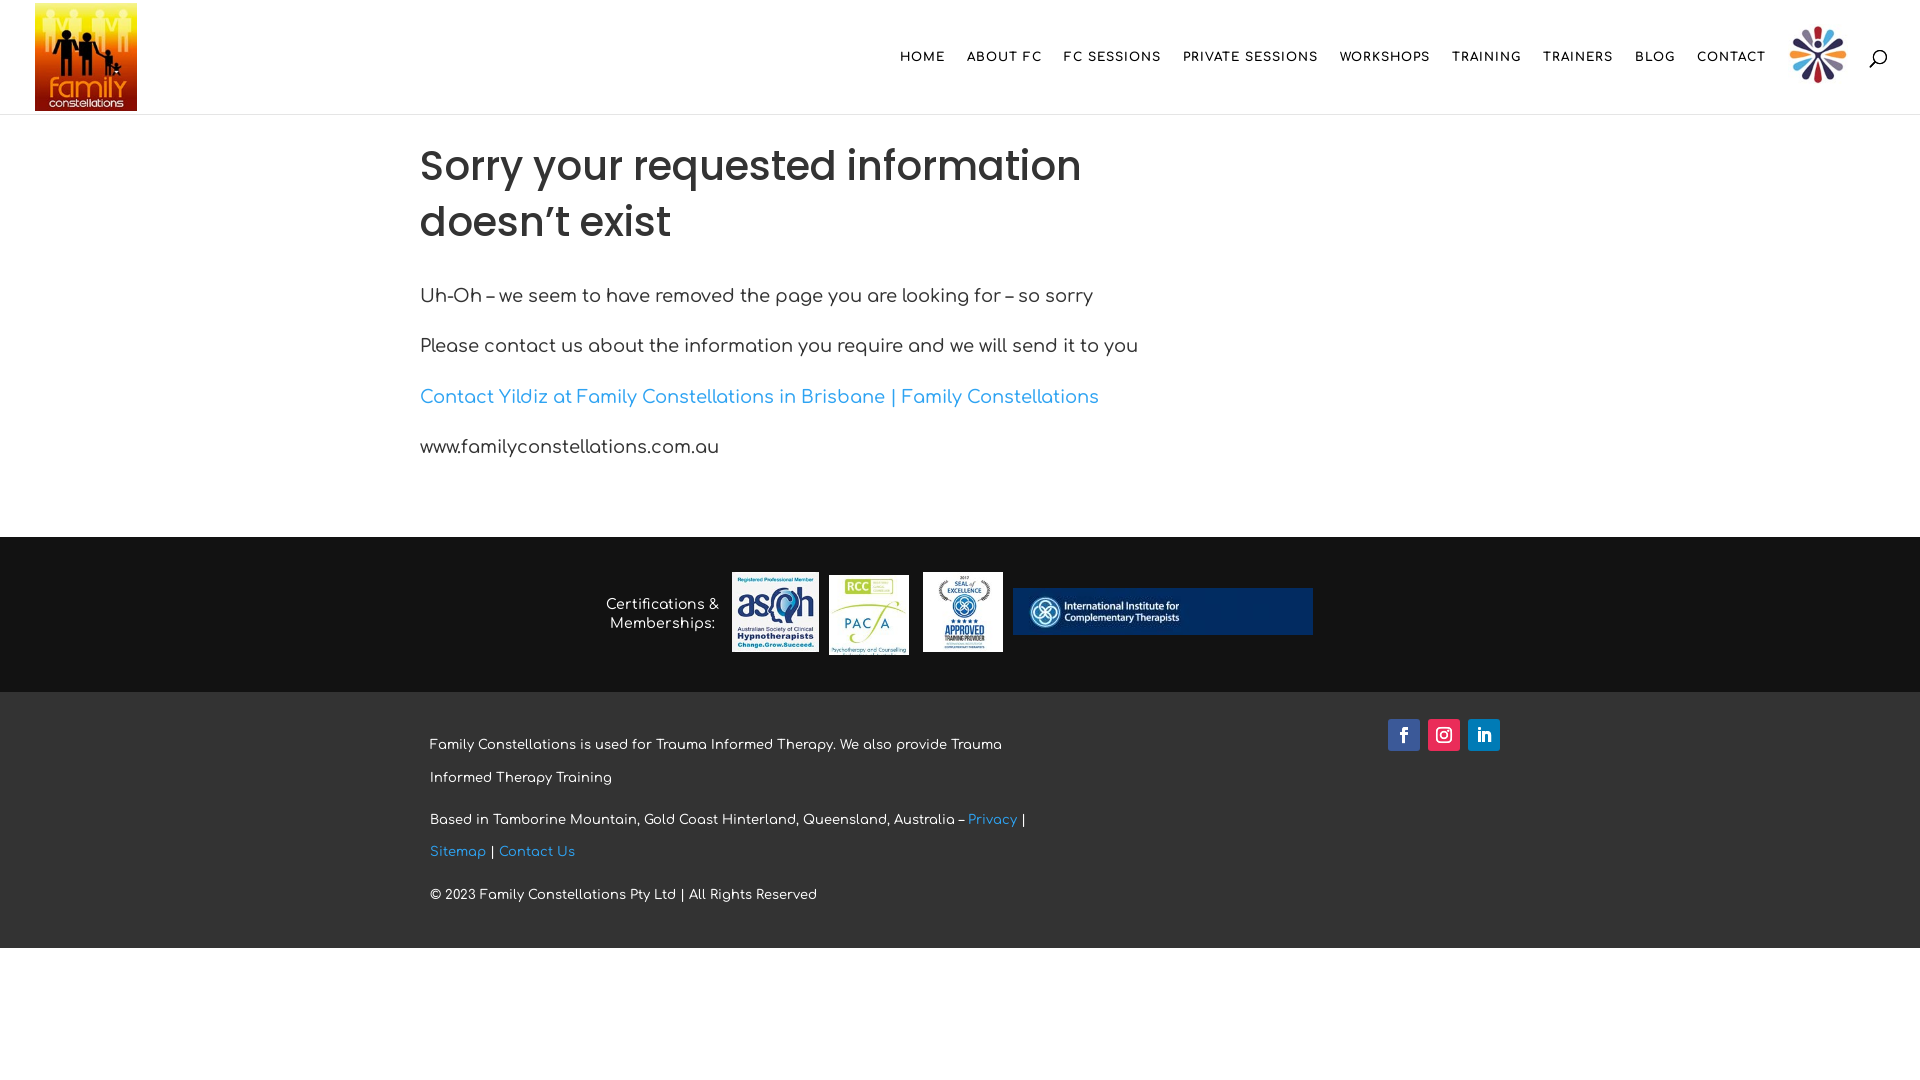  What do you see at coordinates (1486, 80) in the screenshot?
I see `'TRAINING'` at bounding box center [1486, 80].